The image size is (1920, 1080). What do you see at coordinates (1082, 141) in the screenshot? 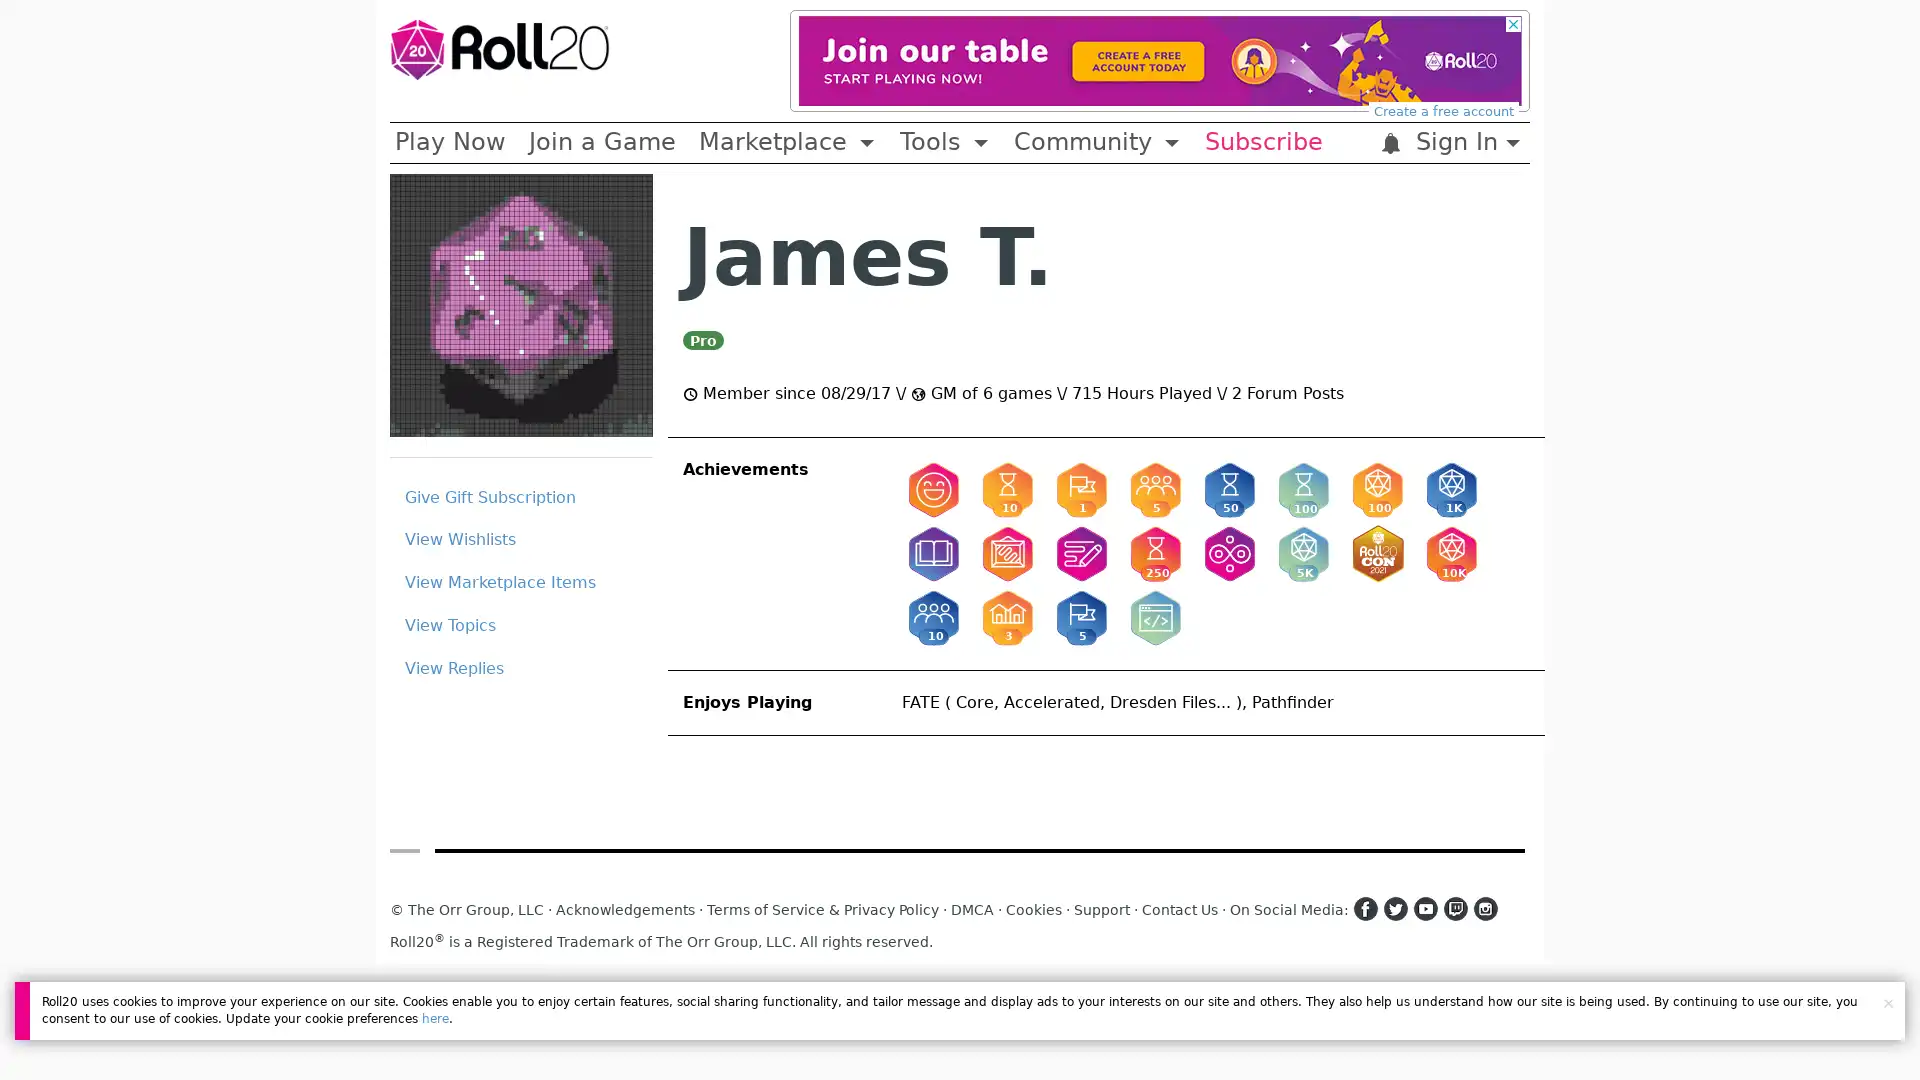
I see `Community` at bounding box center [1082, 141].